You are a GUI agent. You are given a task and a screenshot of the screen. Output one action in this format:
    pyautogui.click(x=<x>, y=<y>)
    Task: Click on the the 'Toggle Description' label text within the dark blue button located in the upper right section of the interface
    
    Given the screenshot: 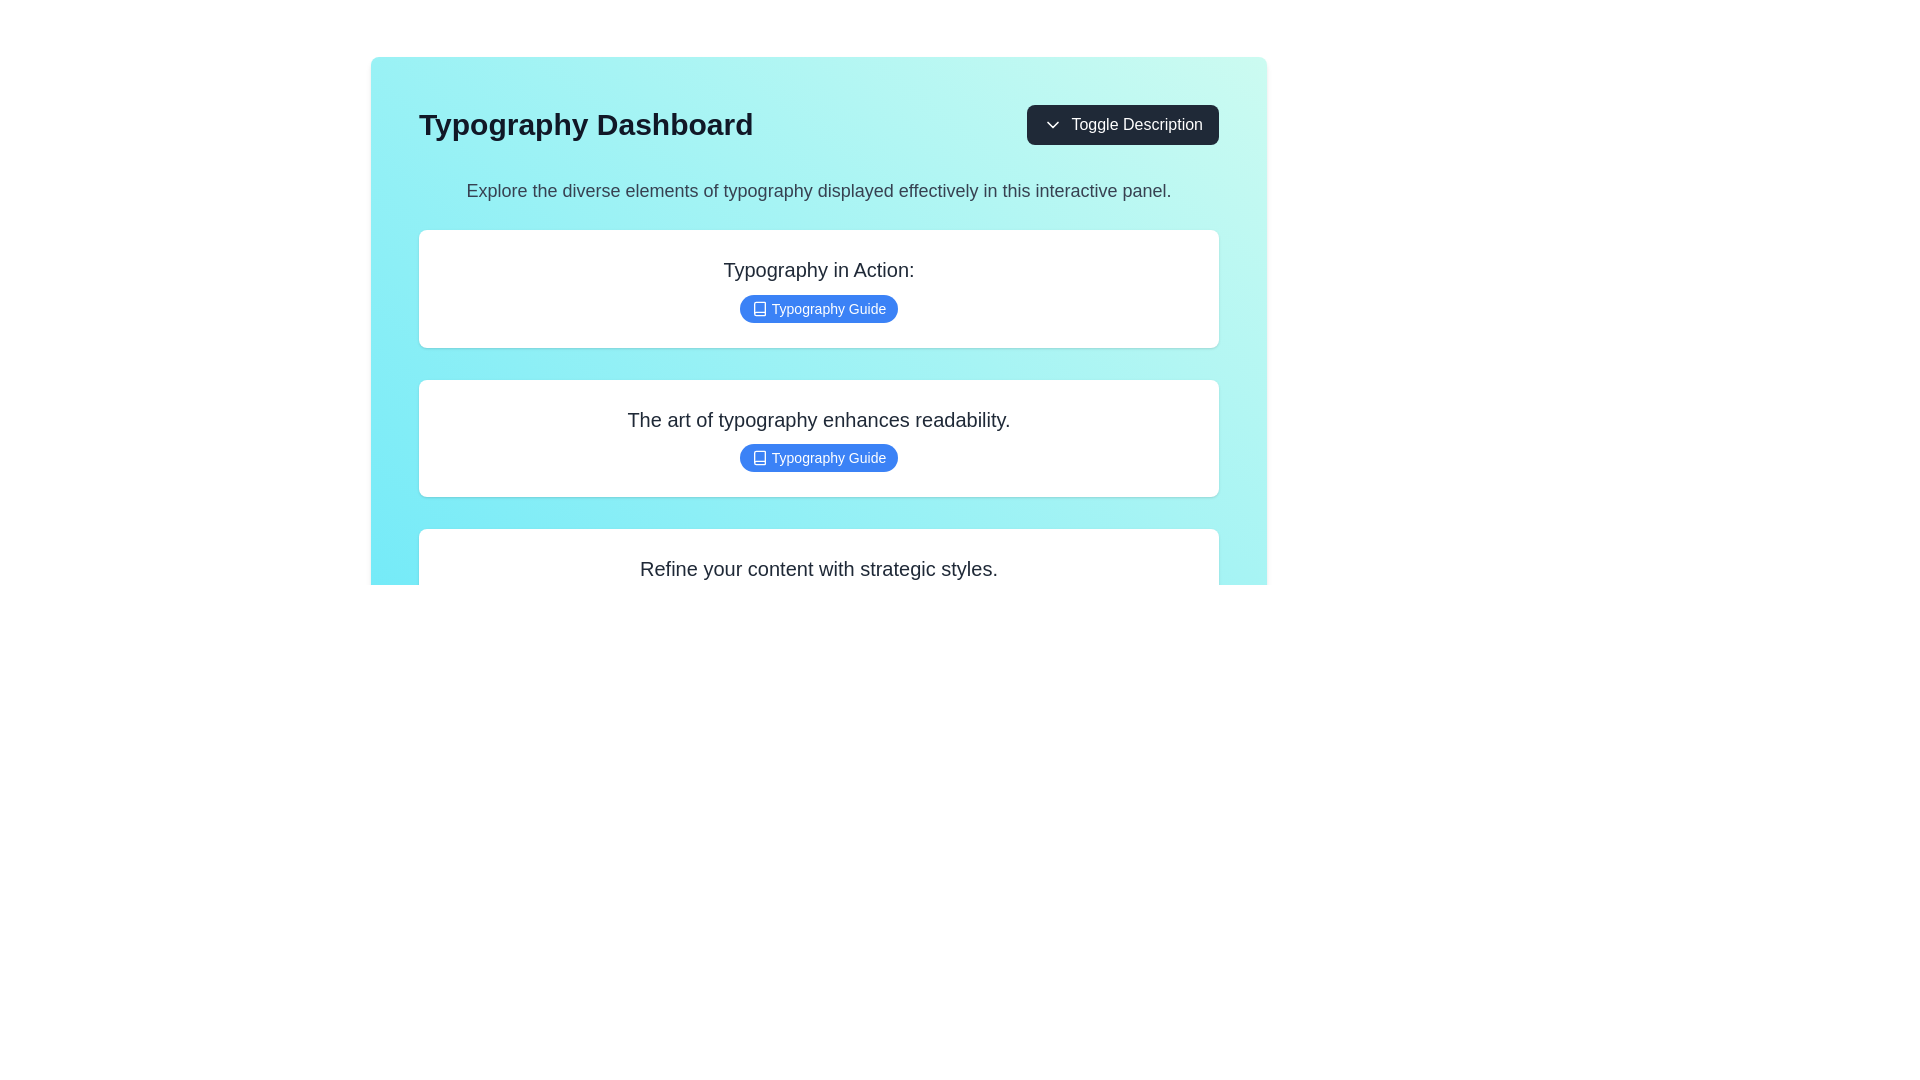 What is the action you would take?
    pyautogui.click(x=1137, y=124)
    